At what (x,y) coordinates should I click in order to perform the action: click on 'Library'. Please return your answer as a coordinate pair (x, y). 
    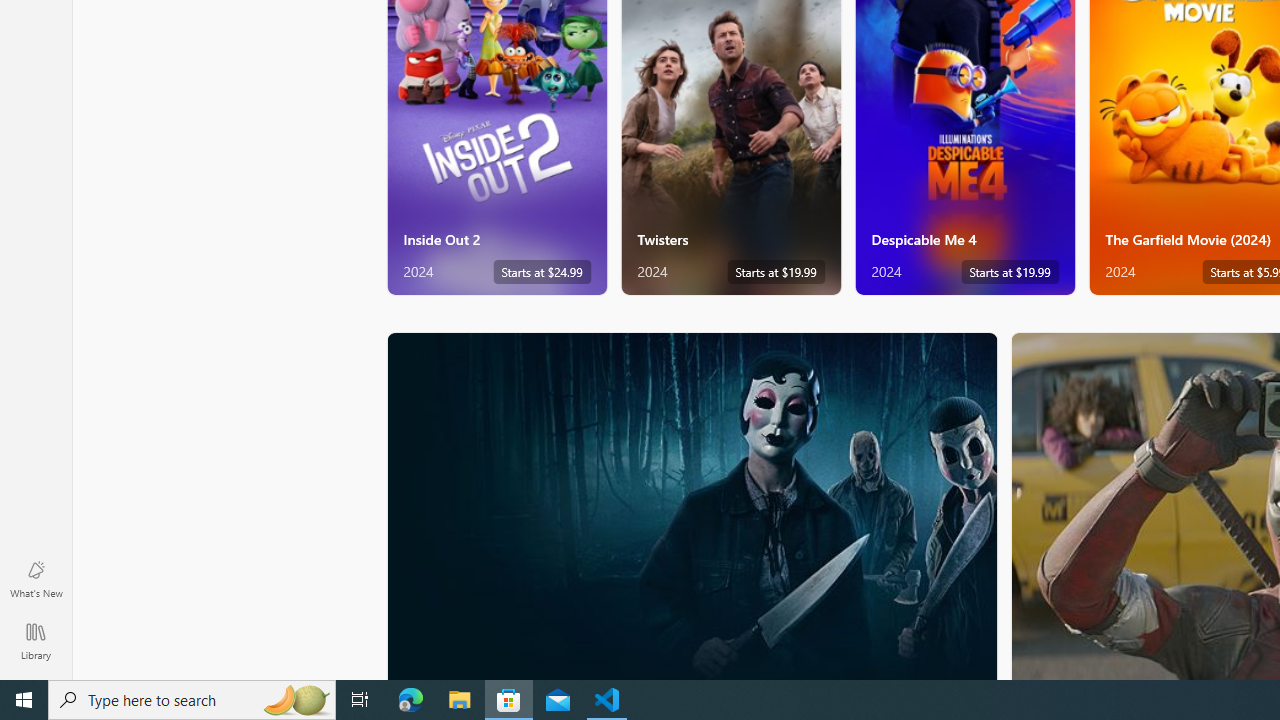
    Looking at the image, I should click on (35, 640).